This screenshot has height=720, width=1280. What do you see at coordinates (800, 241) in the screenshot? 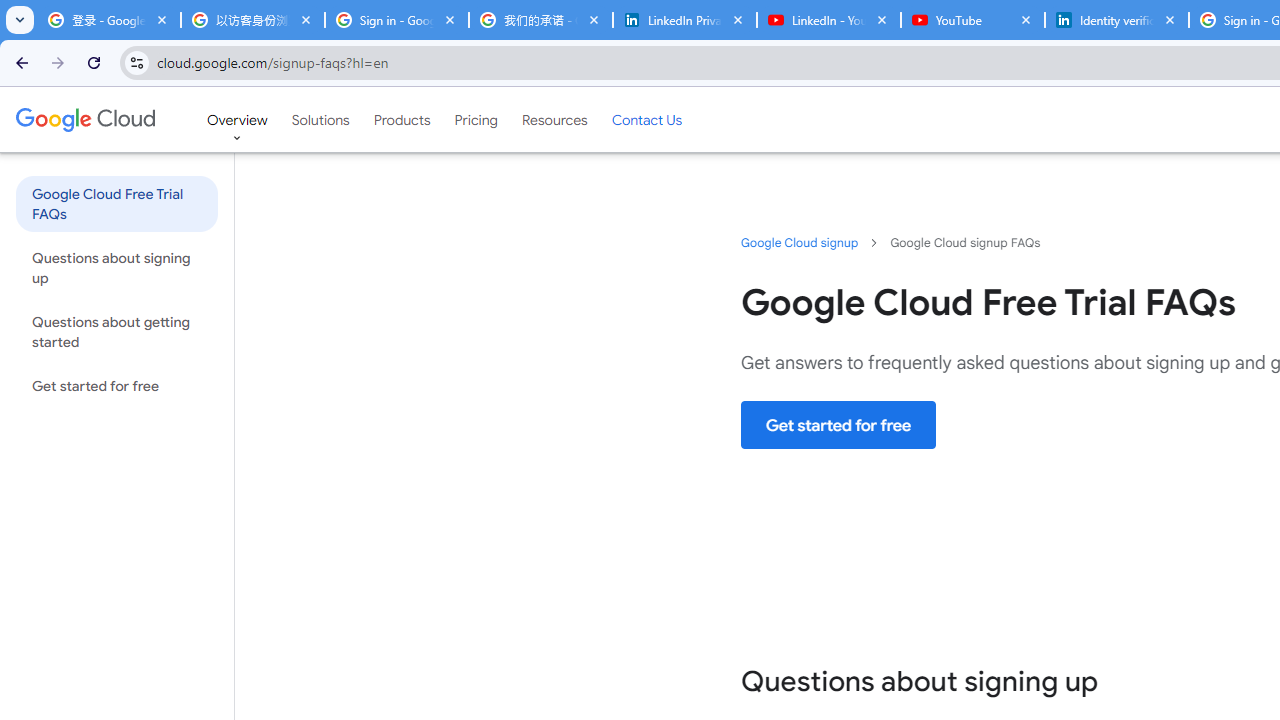
I see `'Google Cloud signup'` at bounding box center [800, 241].